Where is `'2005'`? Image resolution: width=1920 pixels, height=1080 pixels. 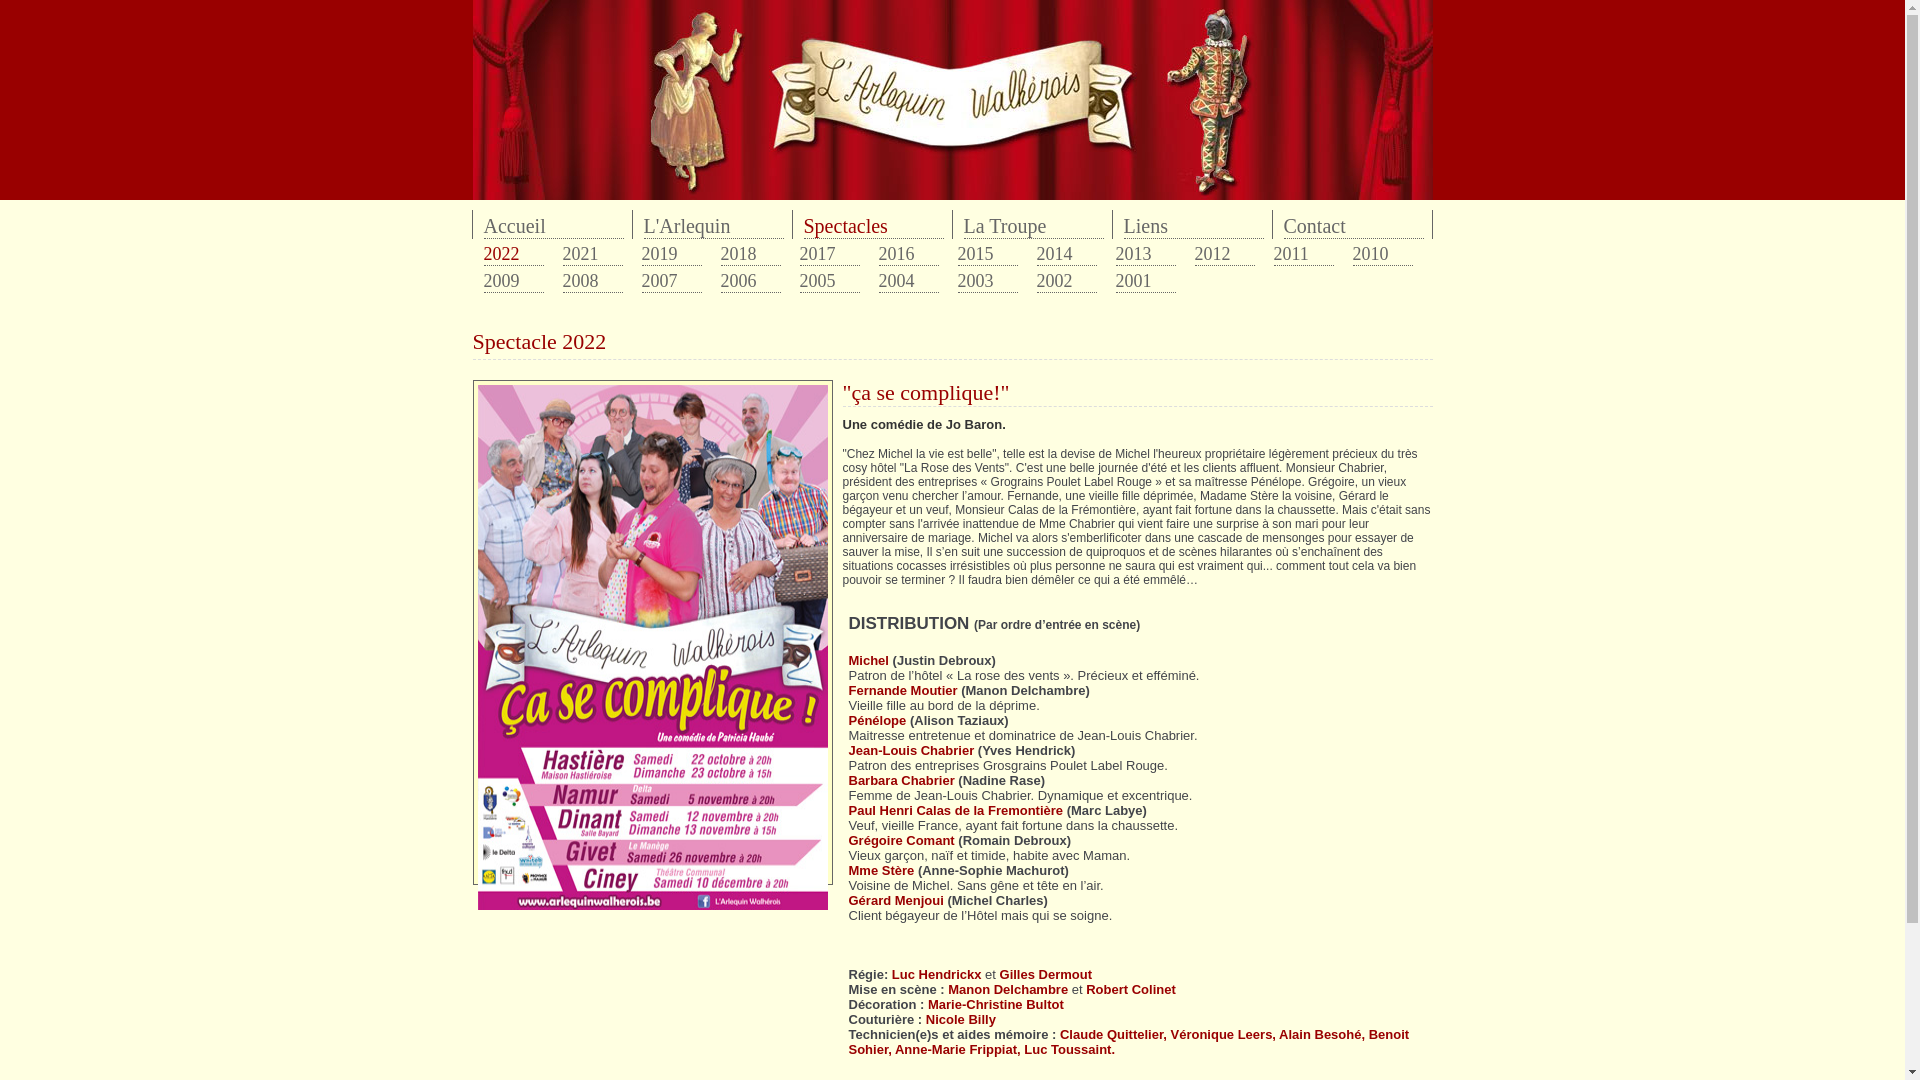 '2005' is located at coordinates (830, 281).